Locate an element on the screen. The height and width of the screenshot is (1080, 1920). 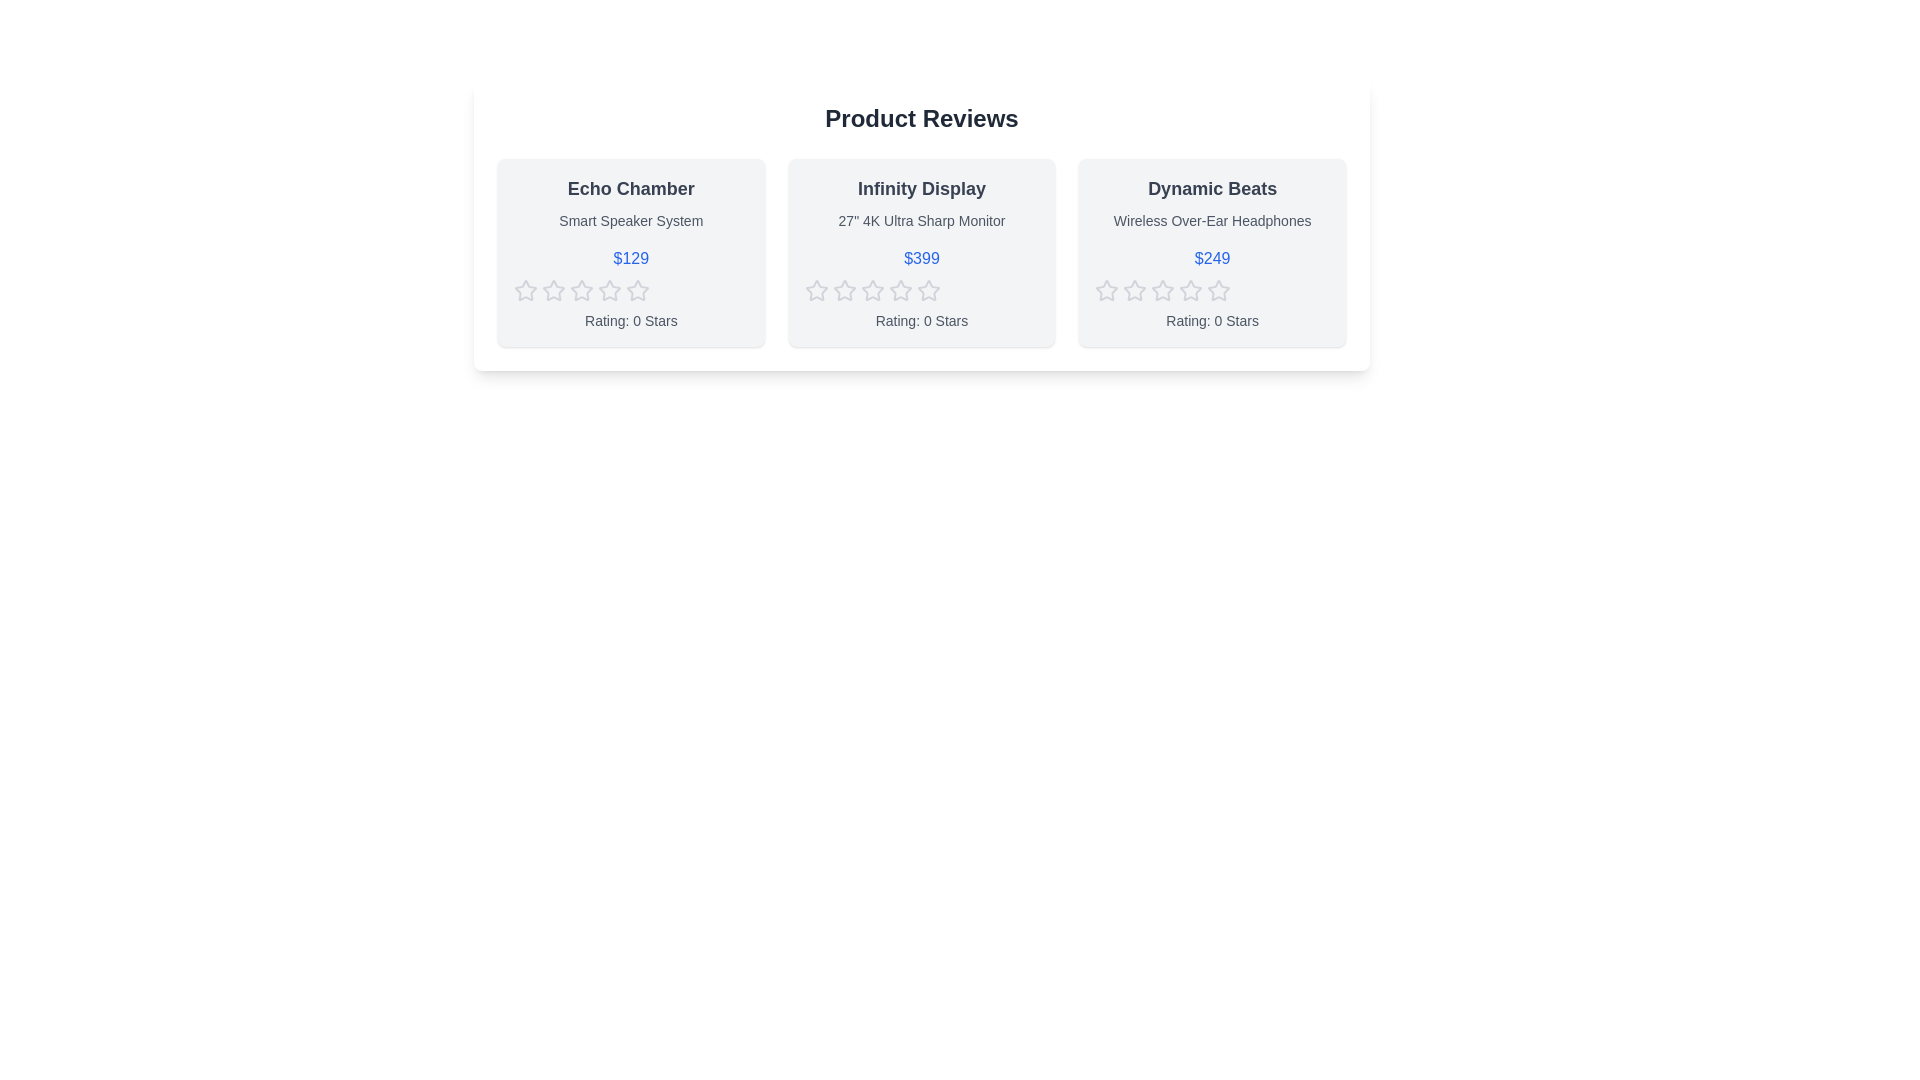
the fifth interactive graphical star icon with a hollow center and outlined edges, styled in gray, located beneath the 'Infinity Display' section of the product reviews is located at coordinates (927, 290).